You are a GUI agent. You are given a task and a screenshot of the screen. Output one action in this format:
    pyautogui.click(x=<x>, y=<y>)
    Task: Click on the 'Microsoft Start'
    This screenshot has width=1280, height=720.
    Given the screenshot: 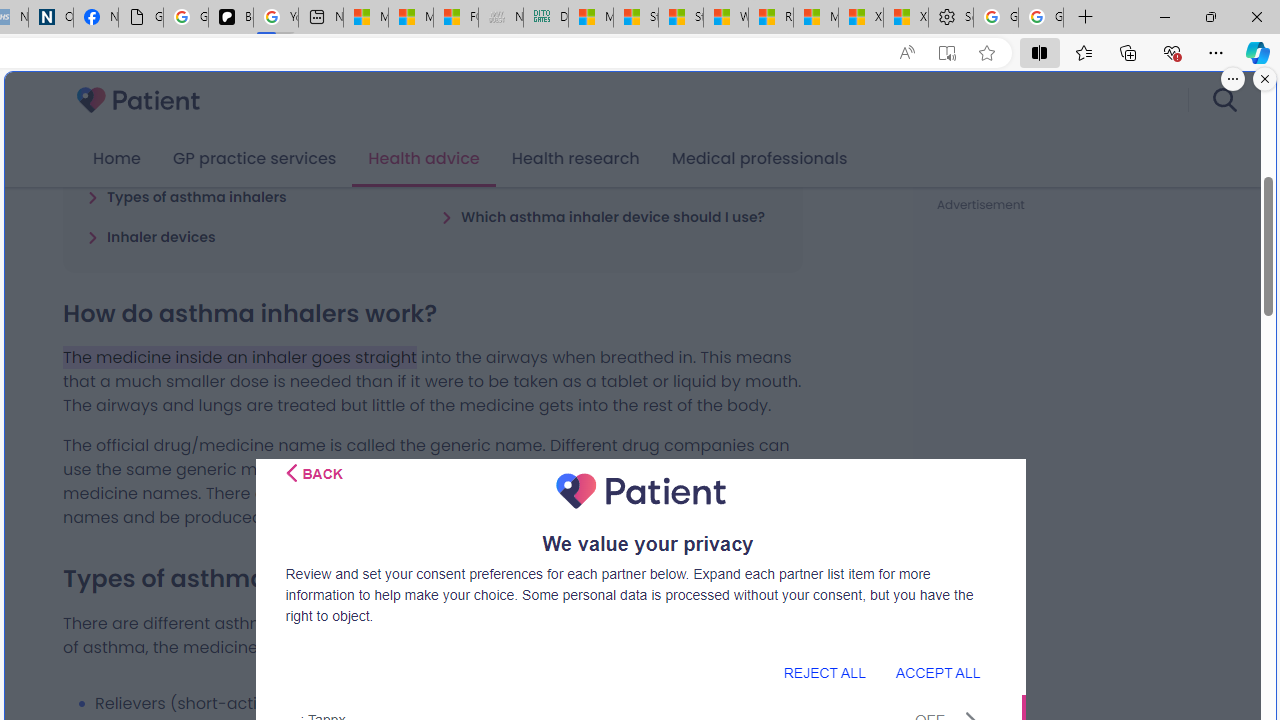 What is the action you would take?
    pyautogui.click(x=816, y=17)
    